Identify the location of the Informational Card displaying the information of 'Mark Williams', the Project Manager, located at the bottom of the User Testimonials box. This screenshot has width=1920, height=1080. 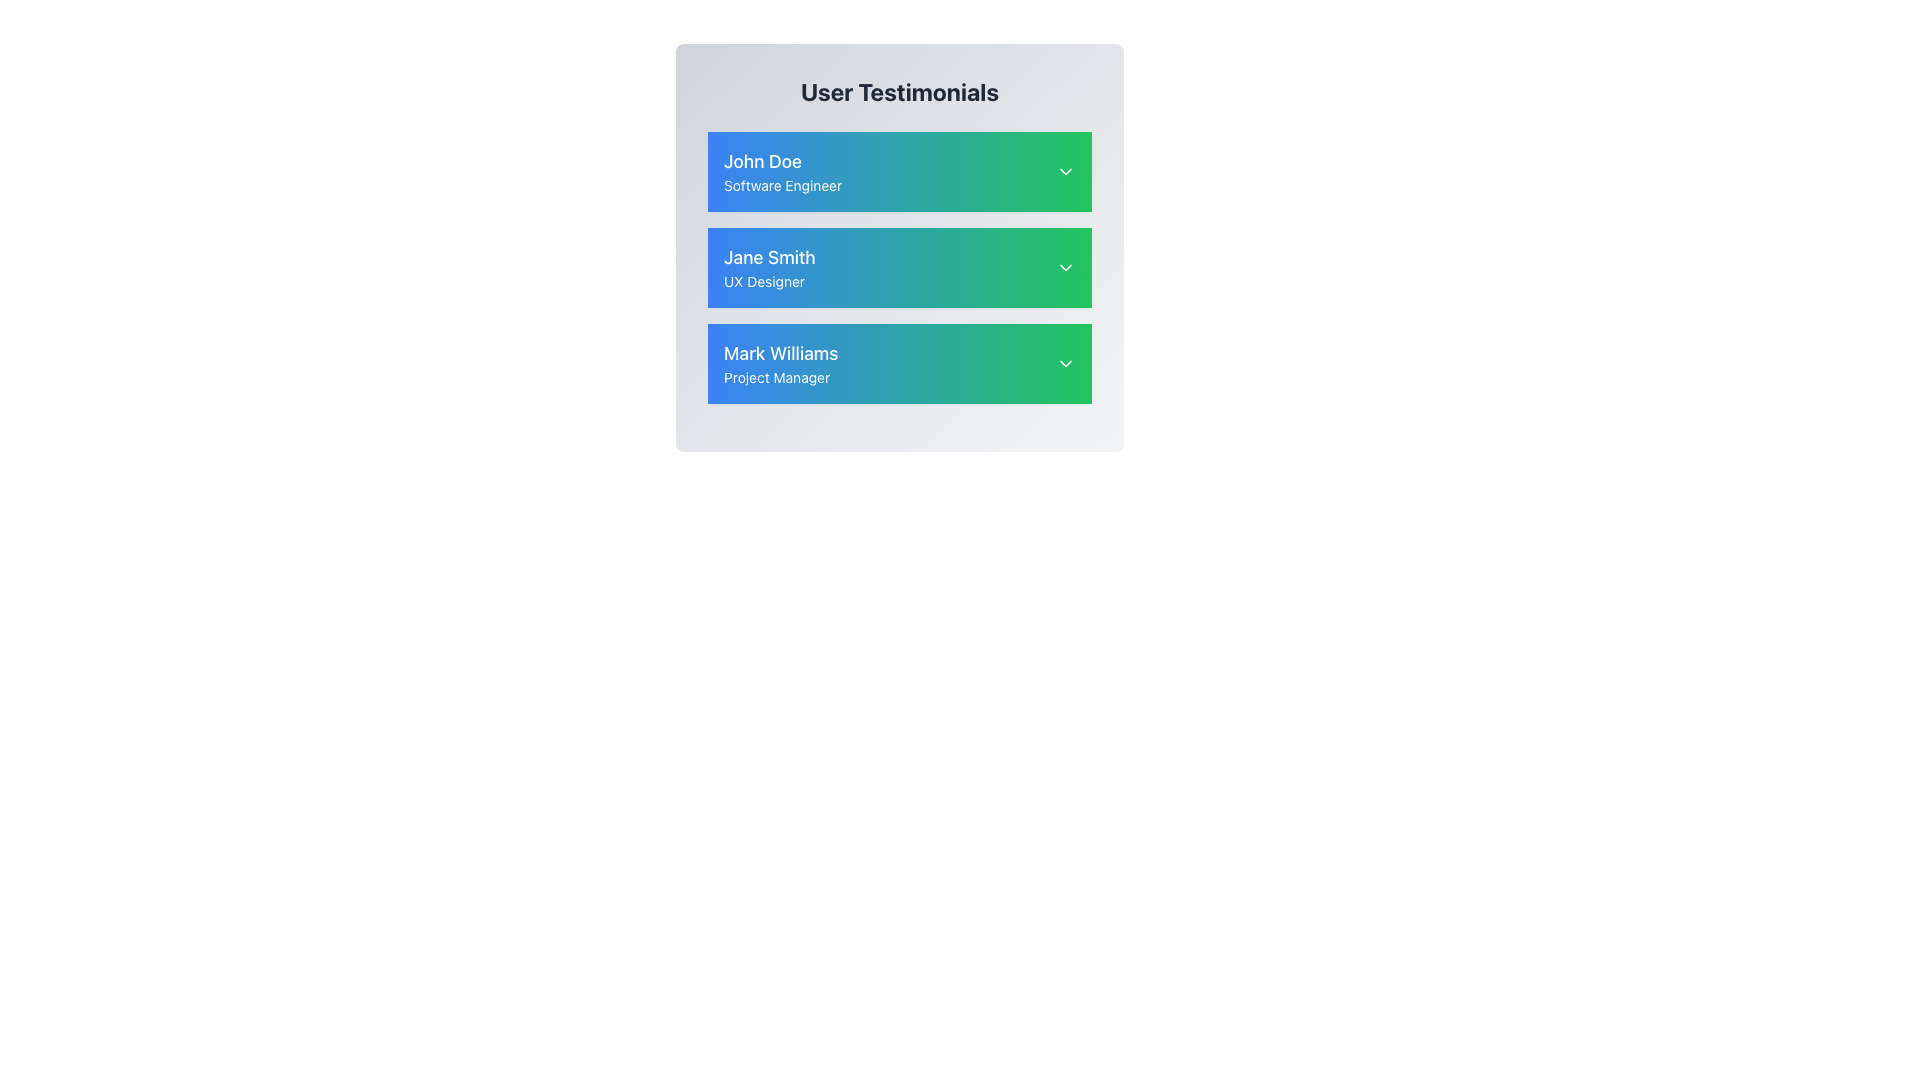
(899, 363).